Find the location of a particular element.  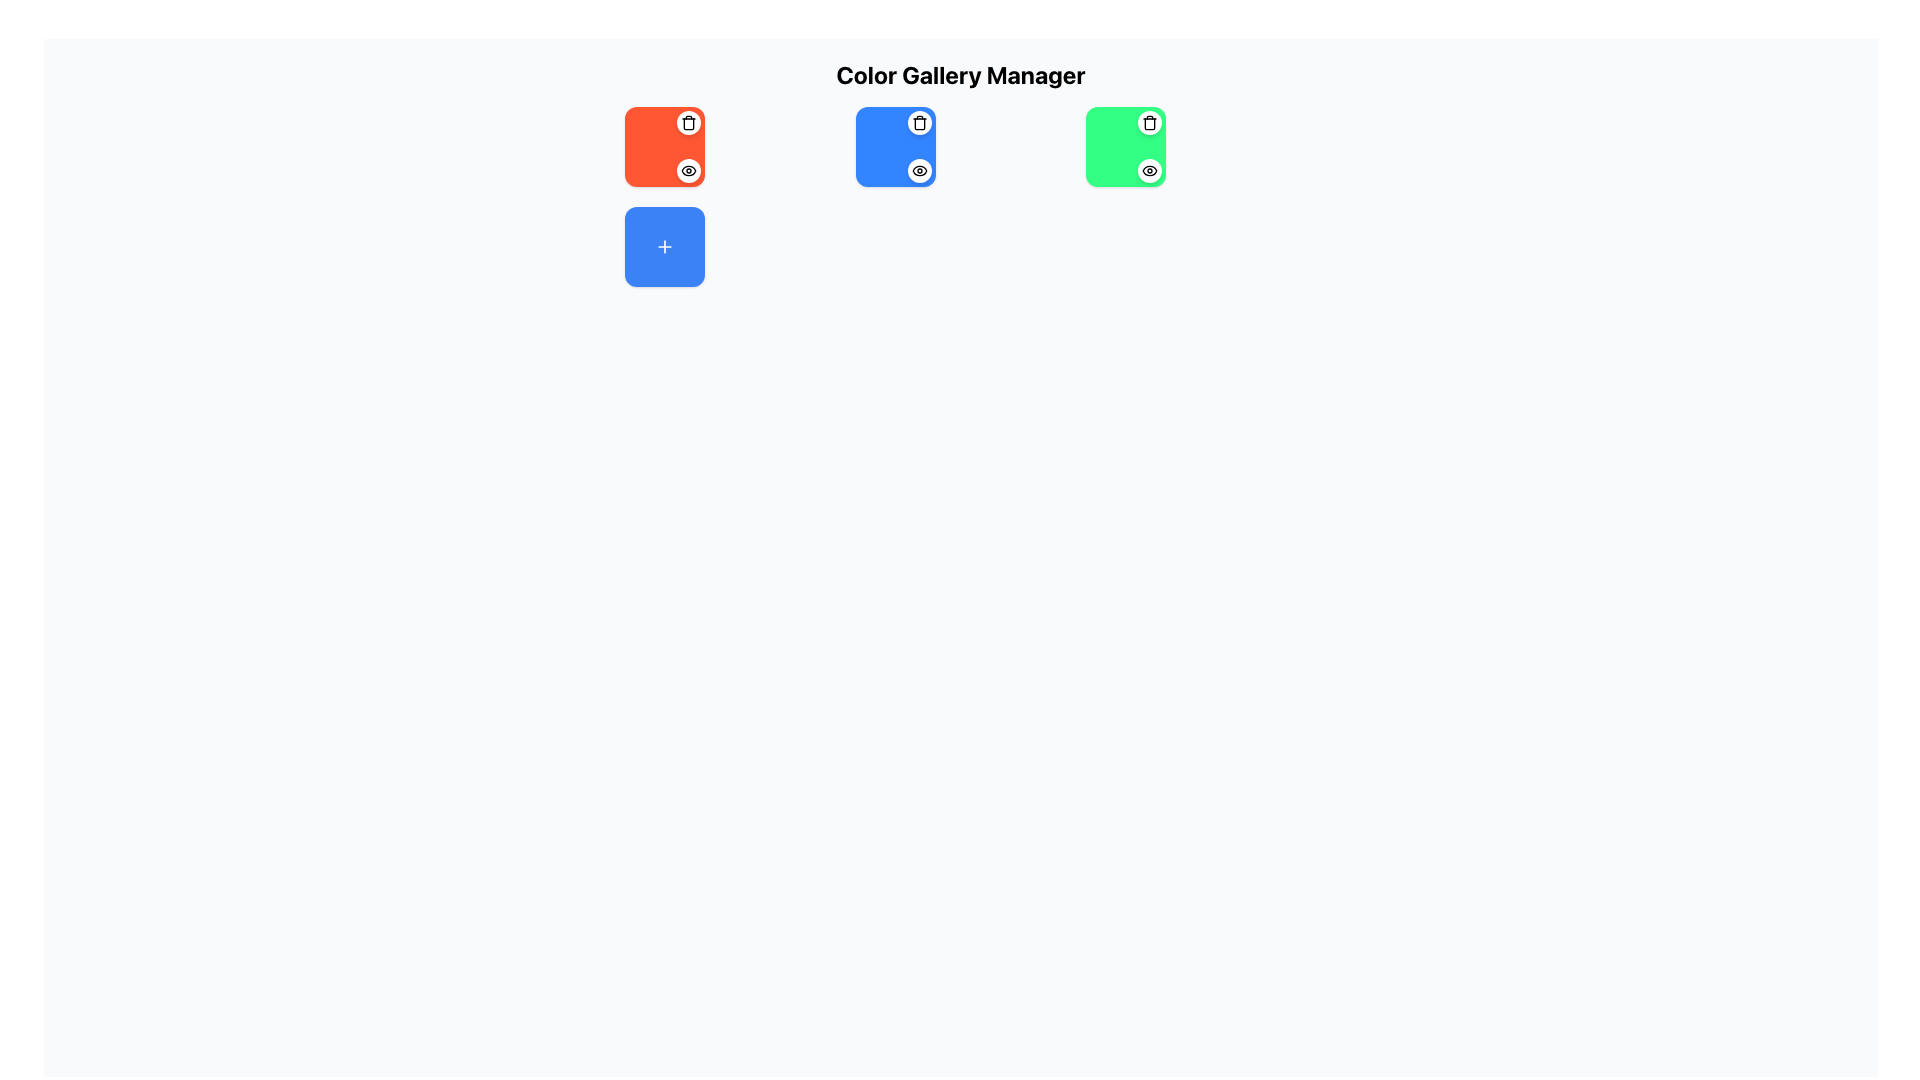

the delete button located in the top-right corner of the orange card, which is inside a circular white background with a rounded shadow effect is located at coordinates (689, 123).